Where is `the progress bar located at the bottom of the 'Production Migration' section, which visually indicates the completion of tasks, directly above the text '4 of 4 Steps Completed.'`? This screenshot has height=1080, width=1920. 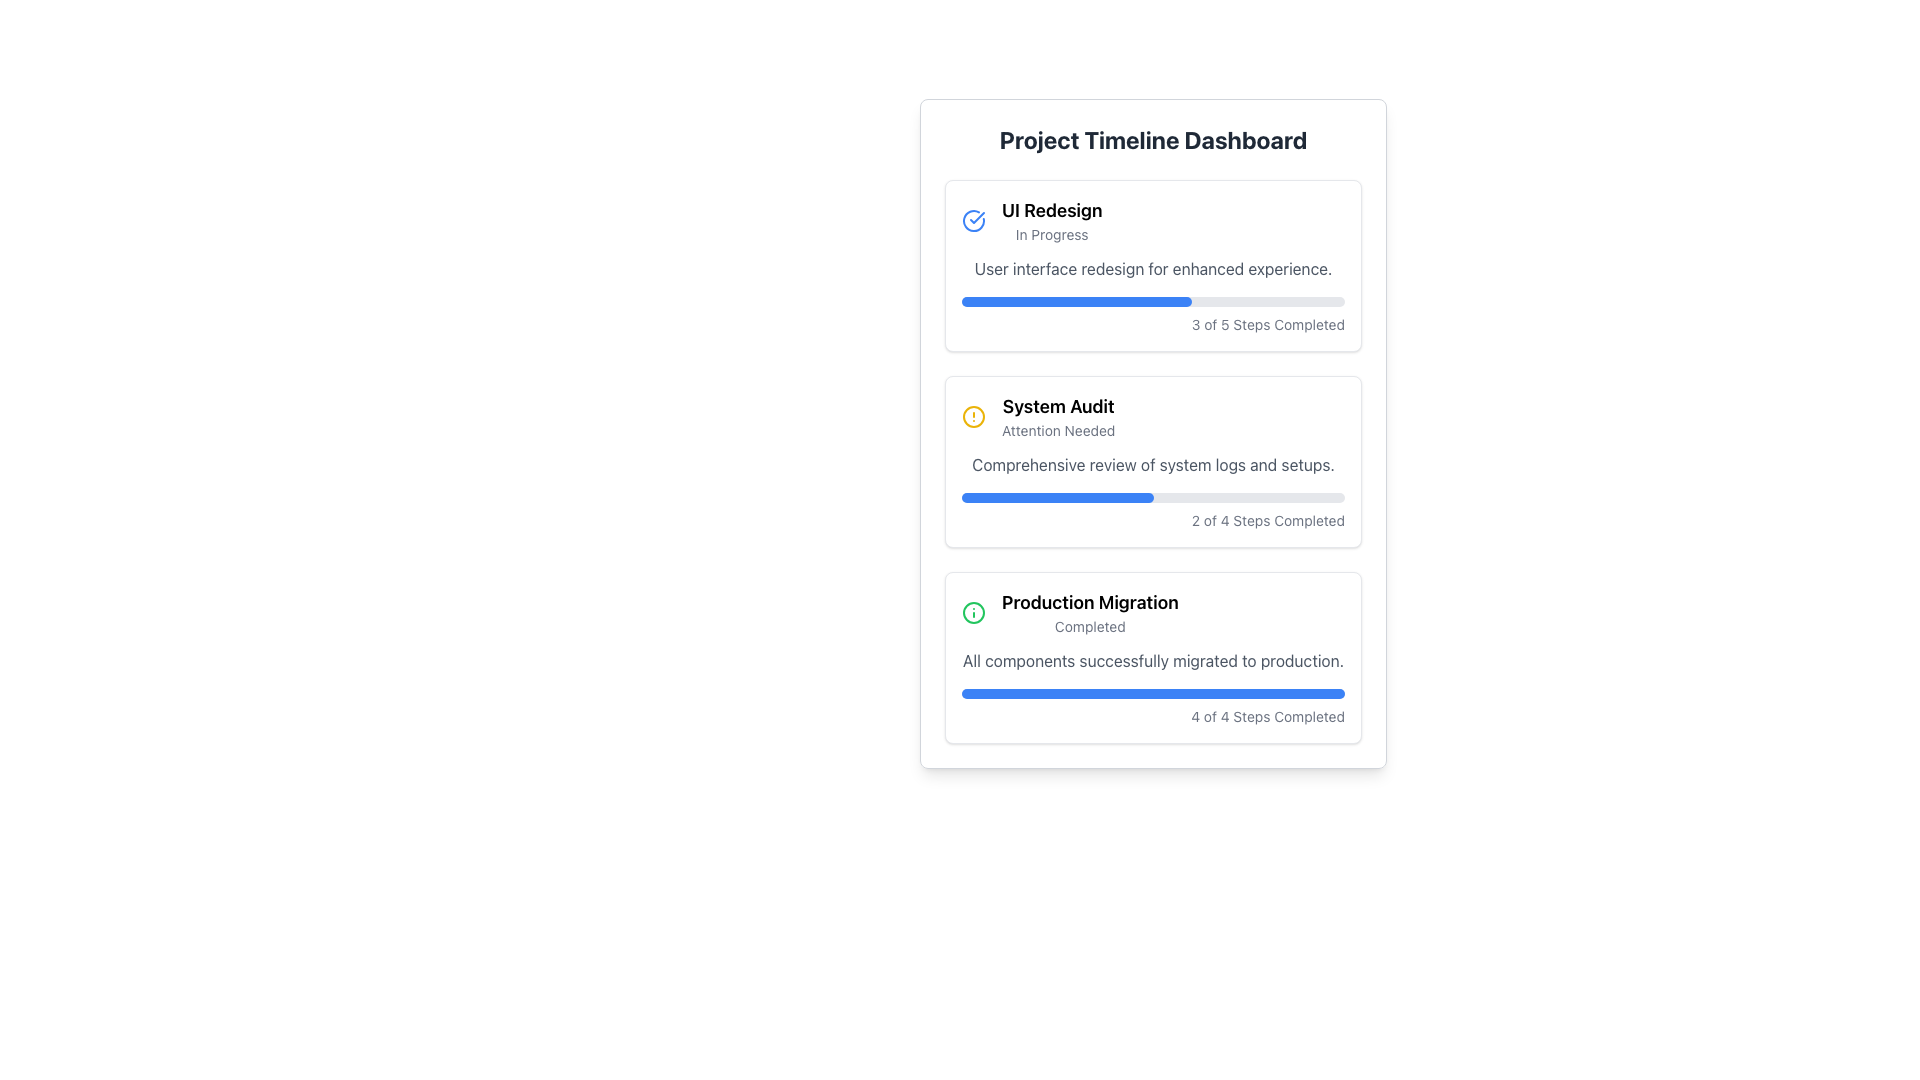 the progress bar located at the bottom of the 'Production Migration' section, which visually indicates the completion of tasks, directly above the text '4 of 4 Steps Completed.' is located at coordinates (1153, 693).